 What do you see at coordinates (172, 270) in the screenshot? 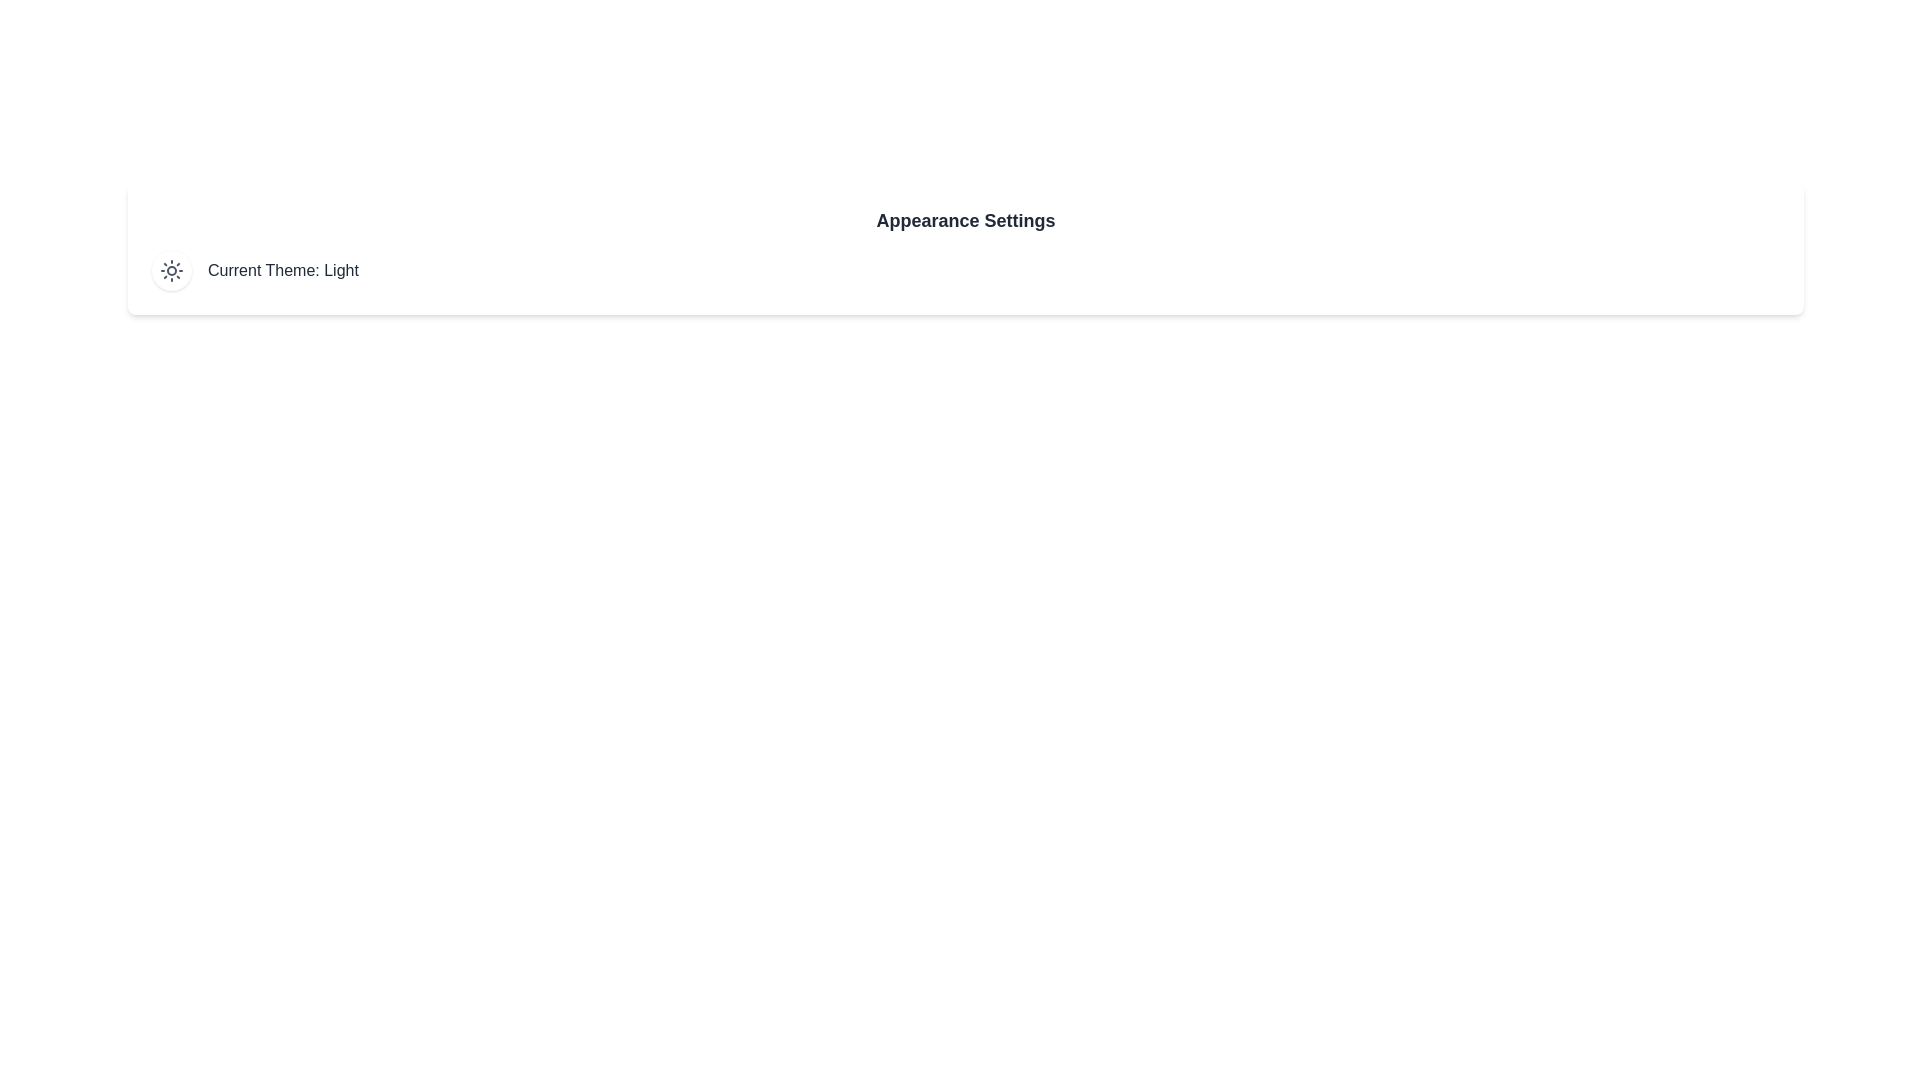
I see `the button to observe the hover effect` at bounding box center [172, 270].